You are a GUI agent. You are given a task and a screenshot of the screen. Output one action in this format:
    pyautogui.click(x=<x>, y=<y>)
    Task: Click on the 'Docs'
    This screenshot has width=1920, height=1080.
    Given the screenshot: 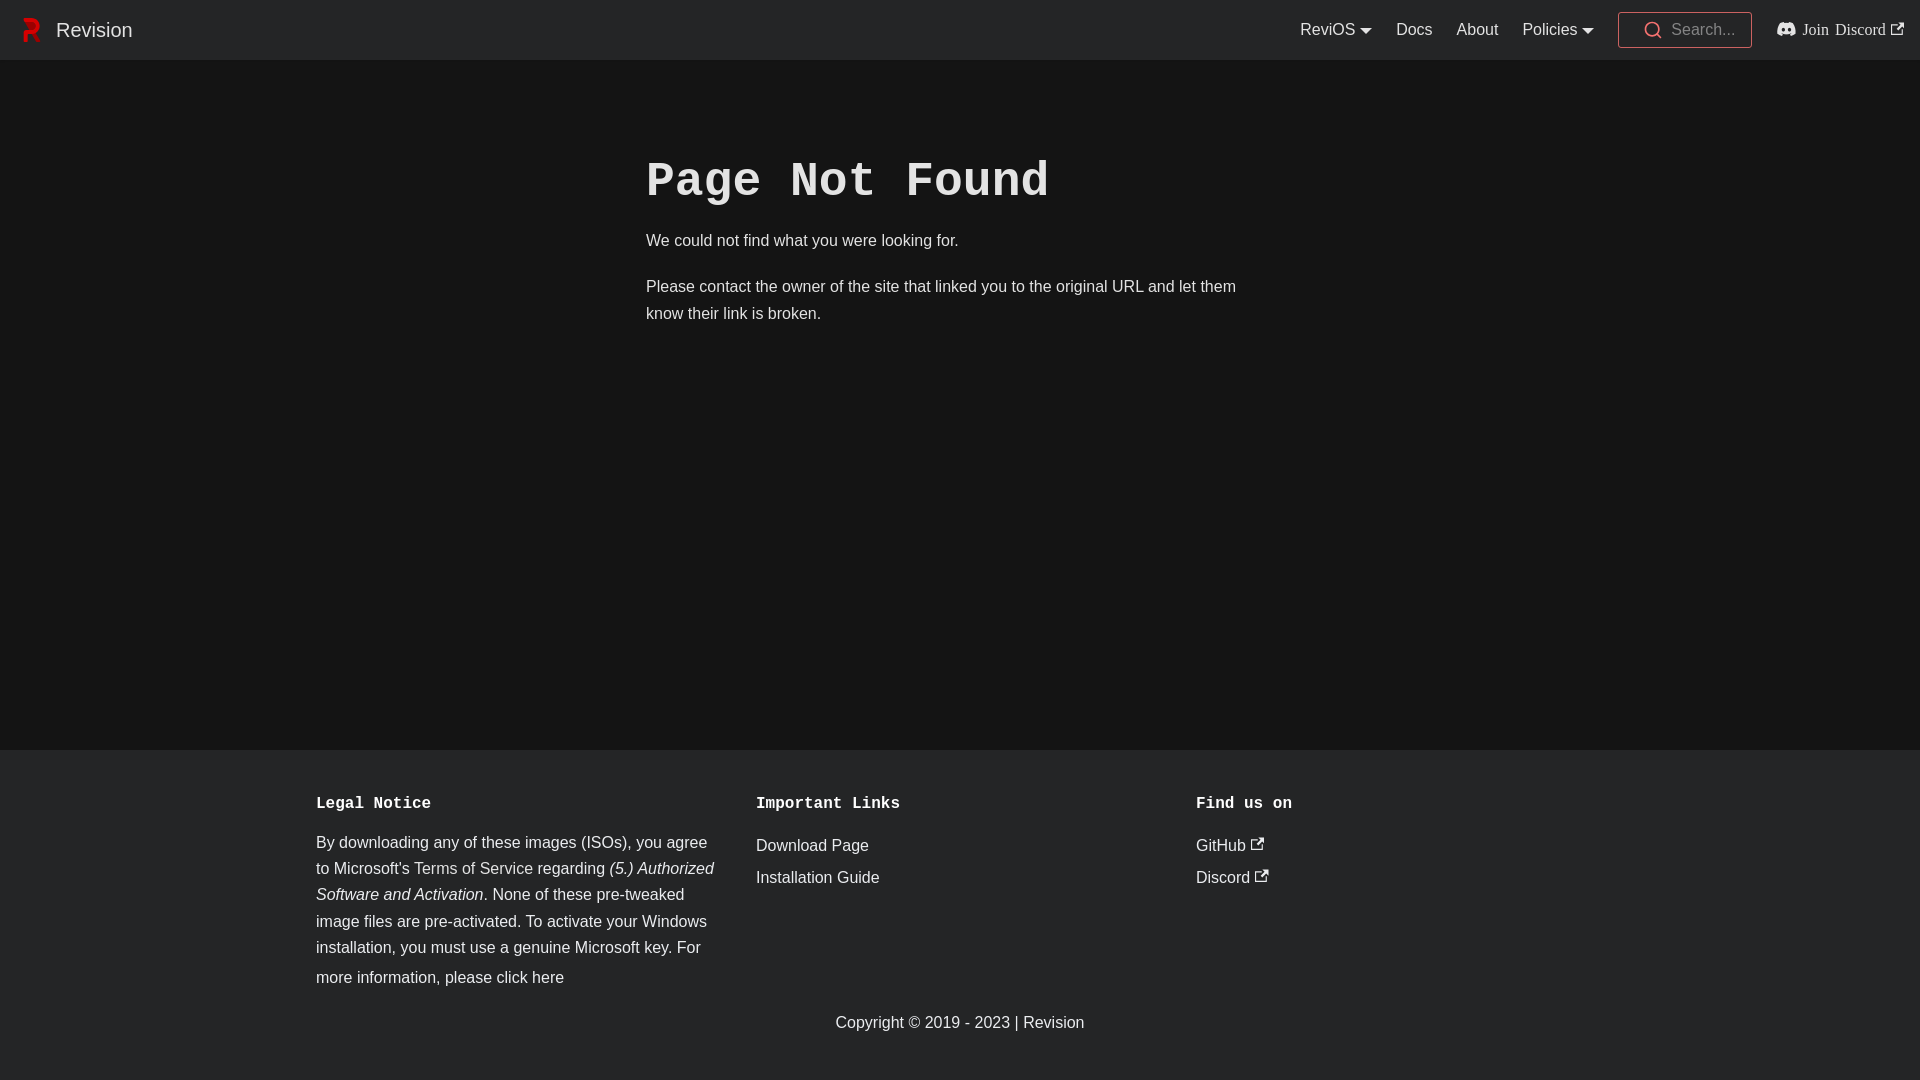 What is the action you would take?
    pyautogui.click(x=1413, y=30)
    